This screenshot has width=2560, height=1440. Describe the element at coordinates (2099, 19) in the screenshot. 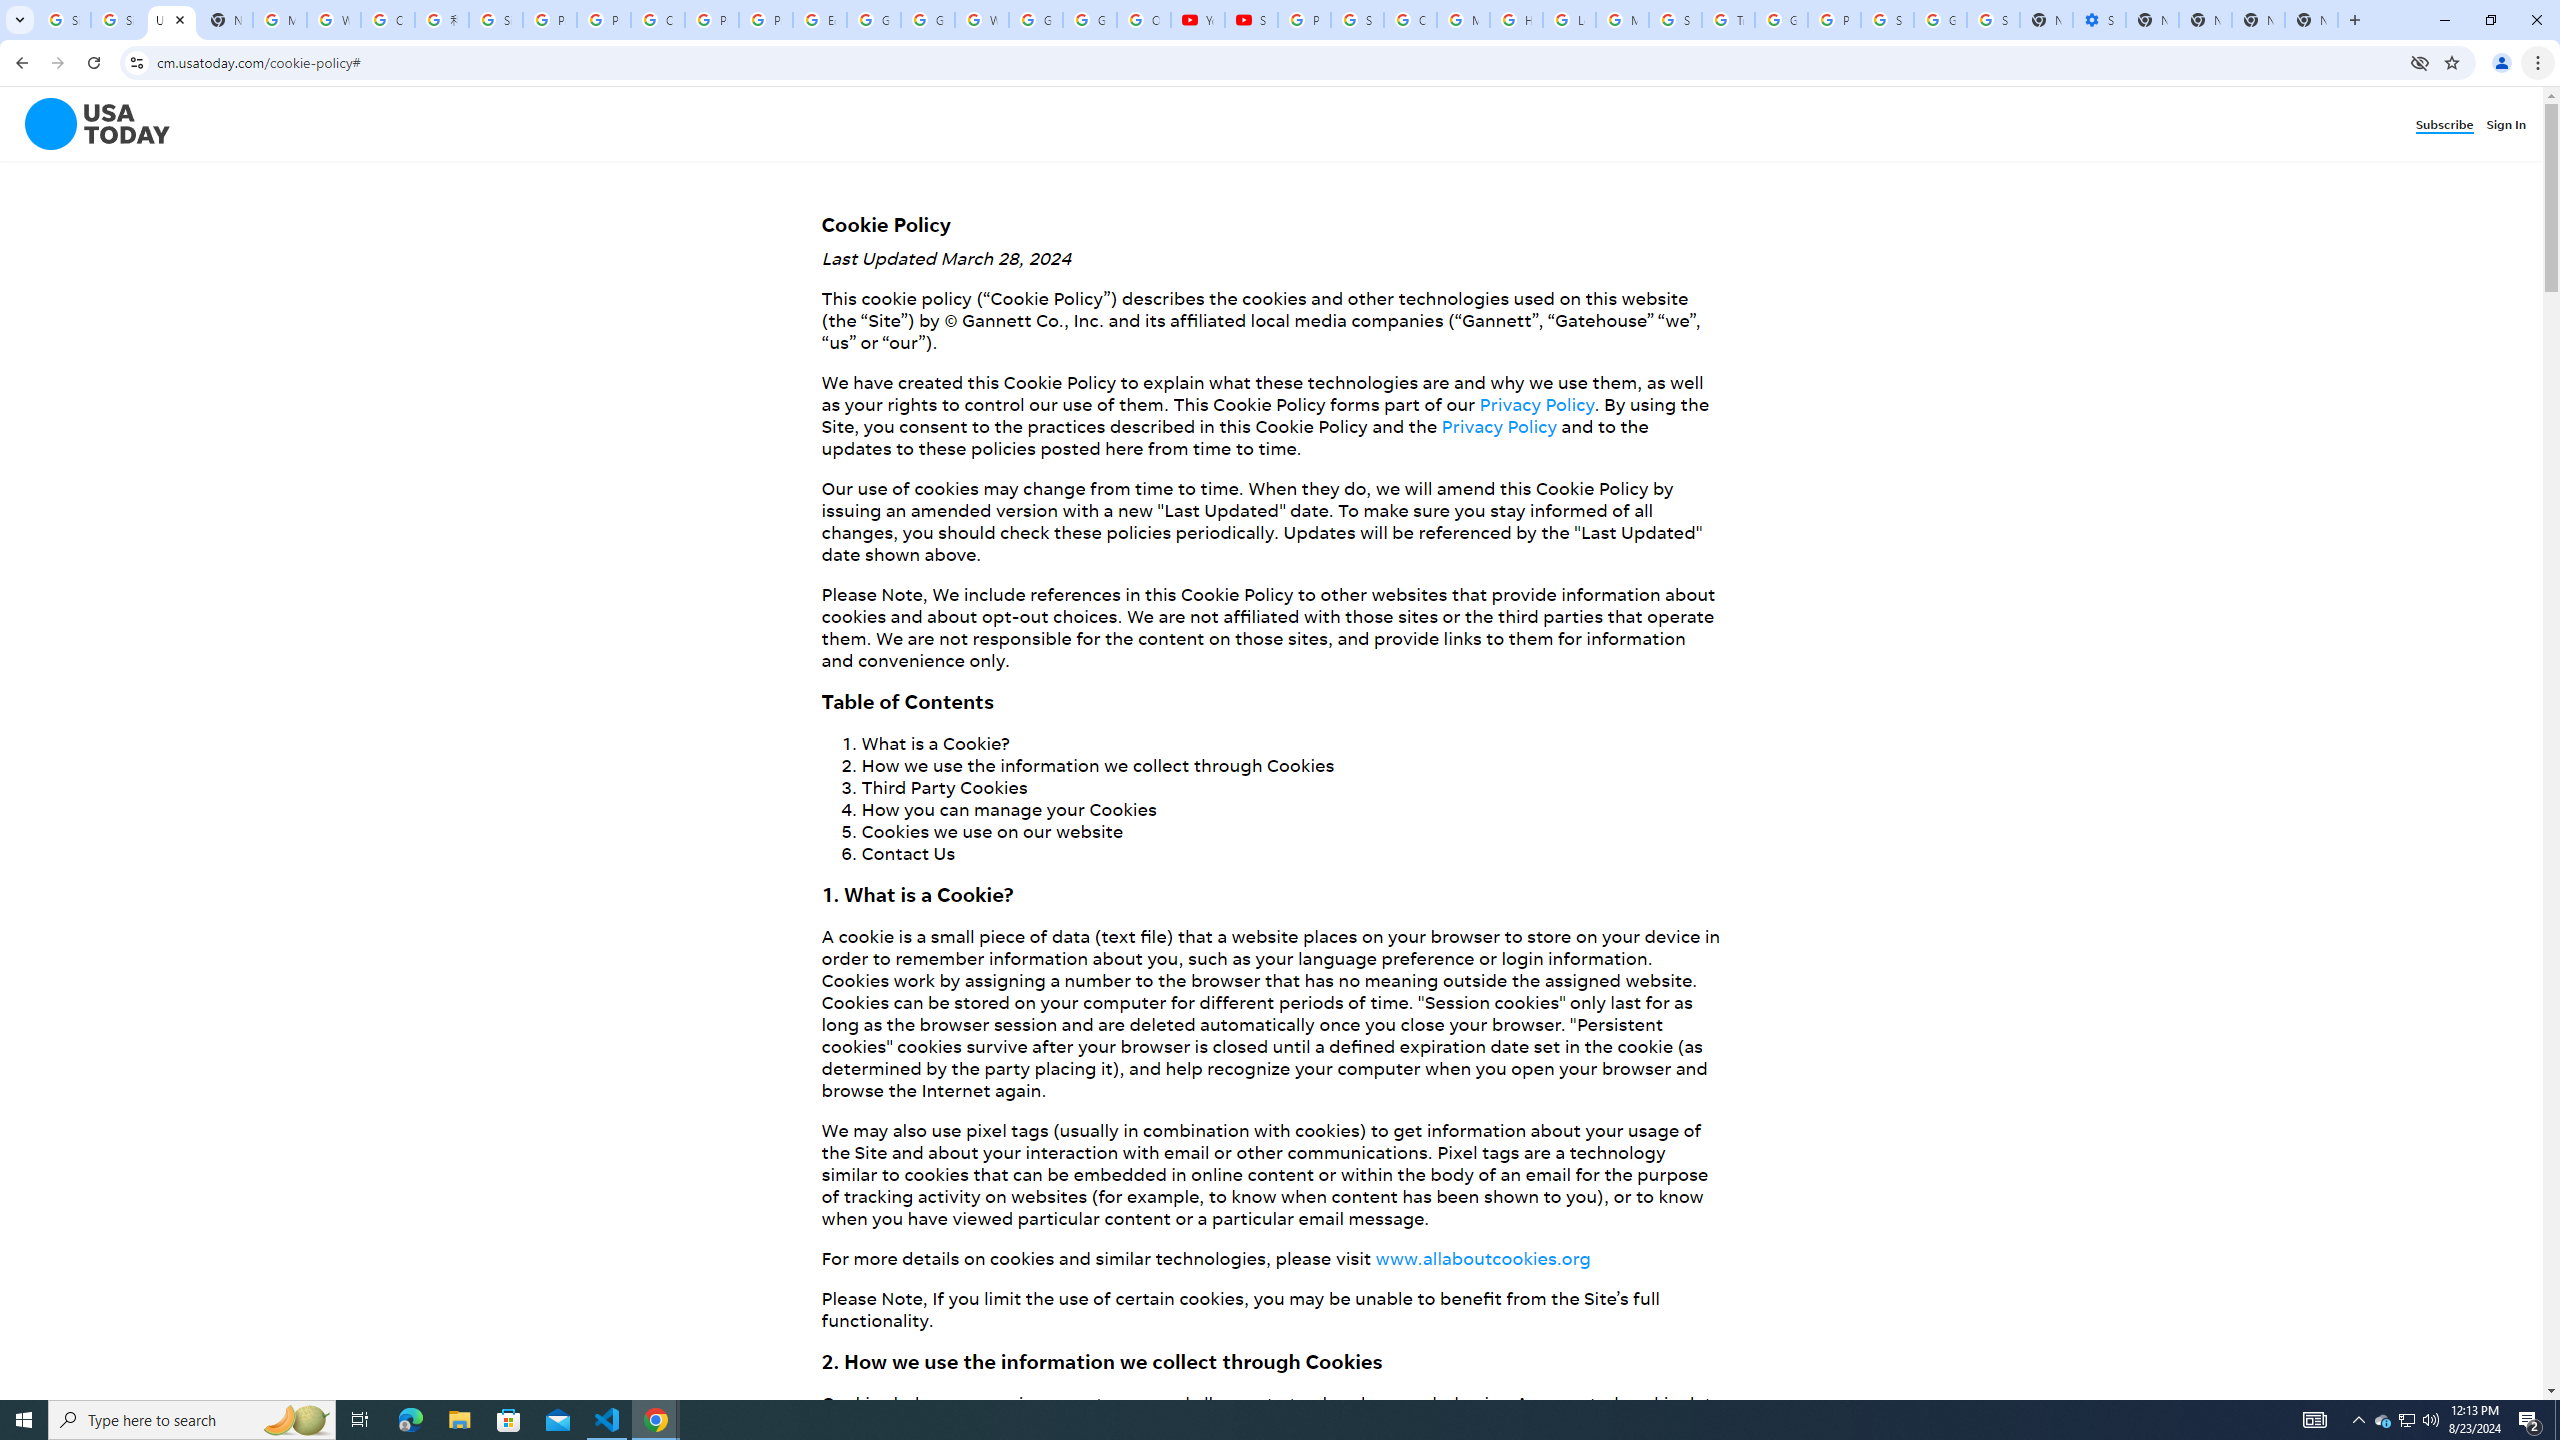

I see `'Settings - Performance'` at that location.